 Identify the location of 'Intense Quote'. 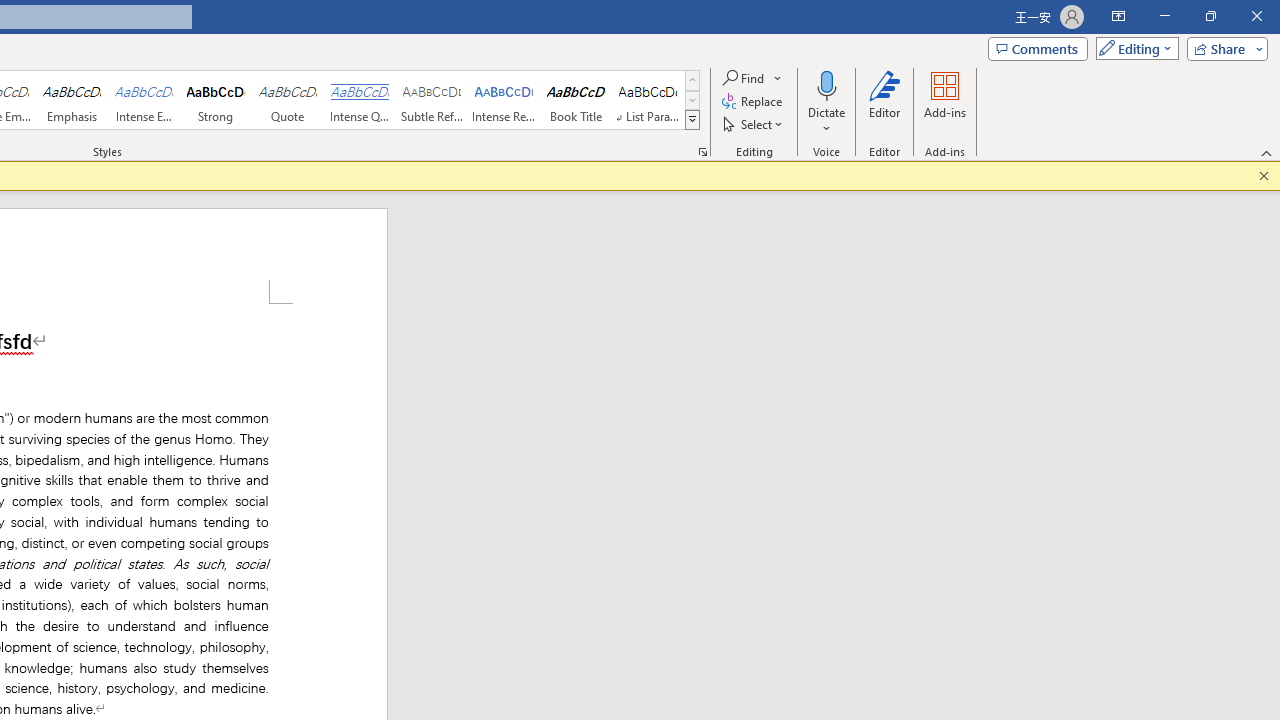
(359, 100).